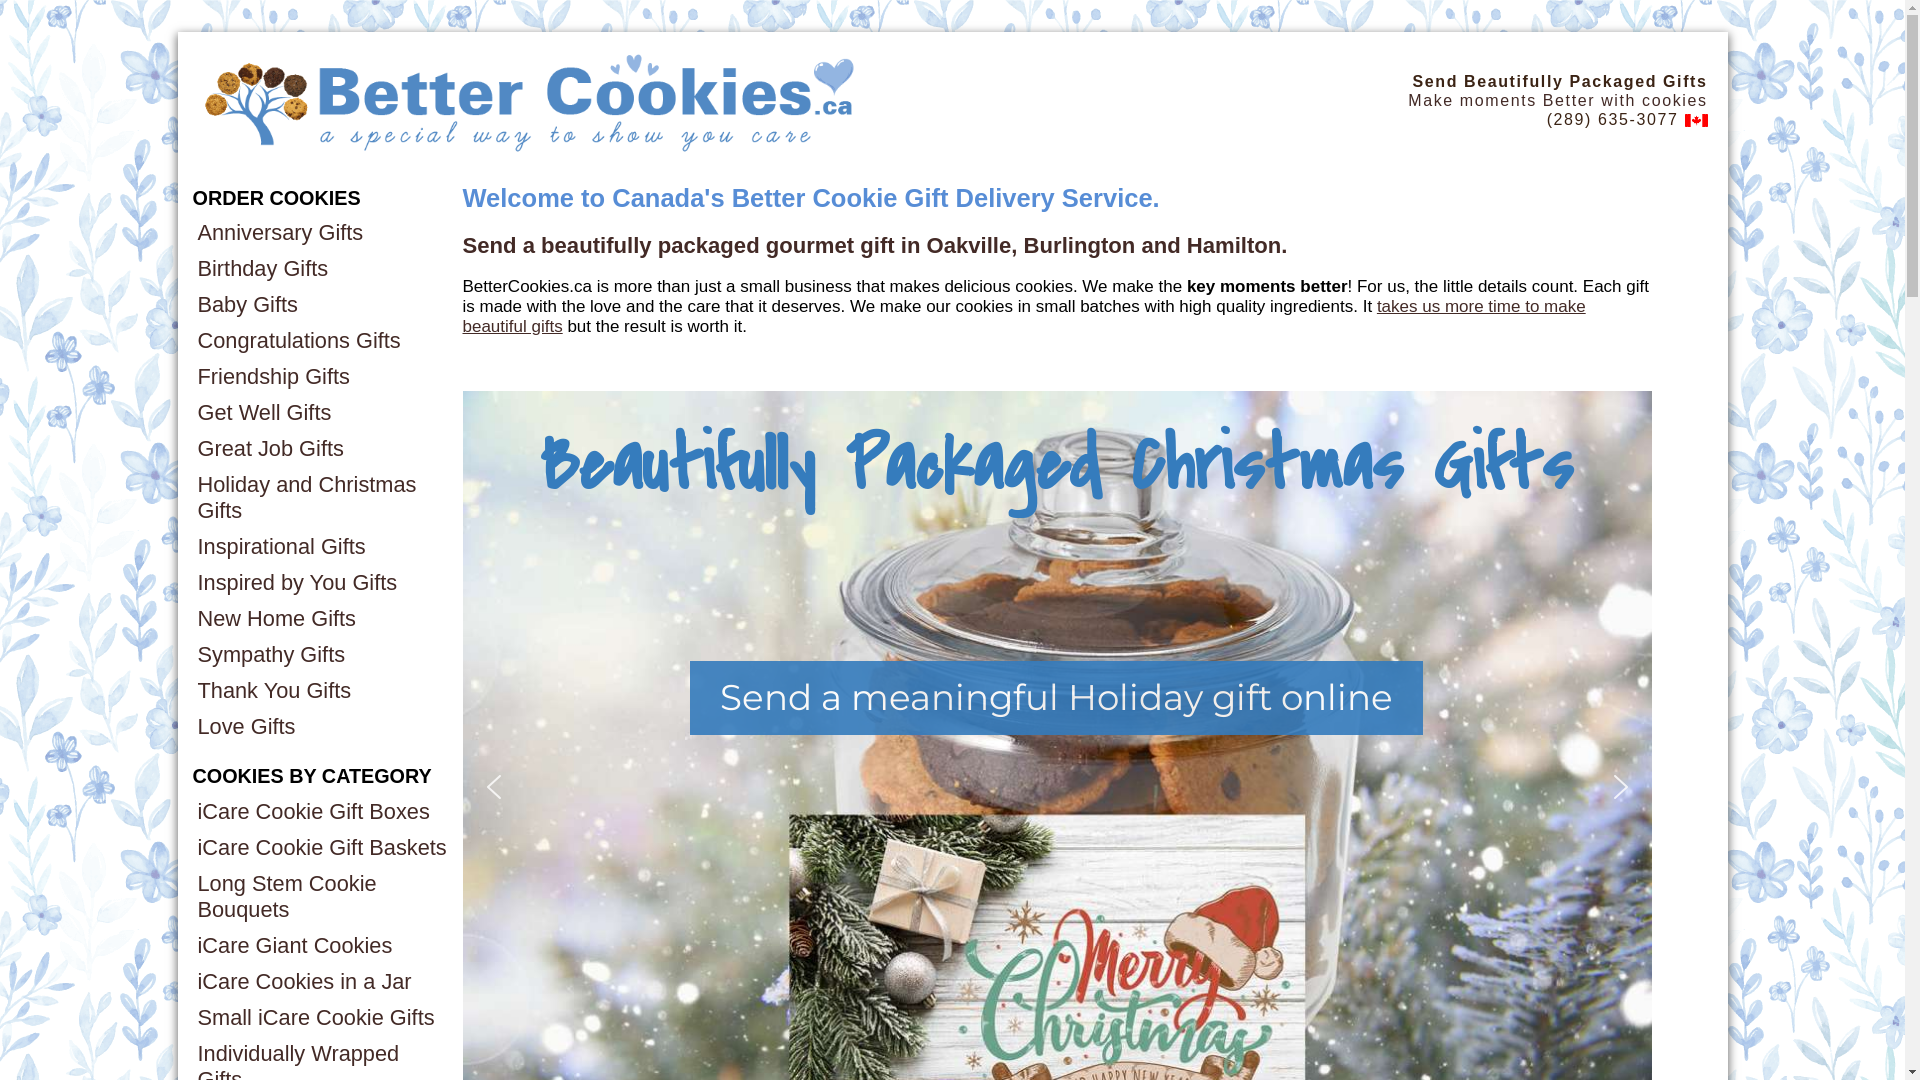  Describe the element at coordinates (321, 981) in the screenshot. I see `'iCare Cookies in a Jar'` at that location.